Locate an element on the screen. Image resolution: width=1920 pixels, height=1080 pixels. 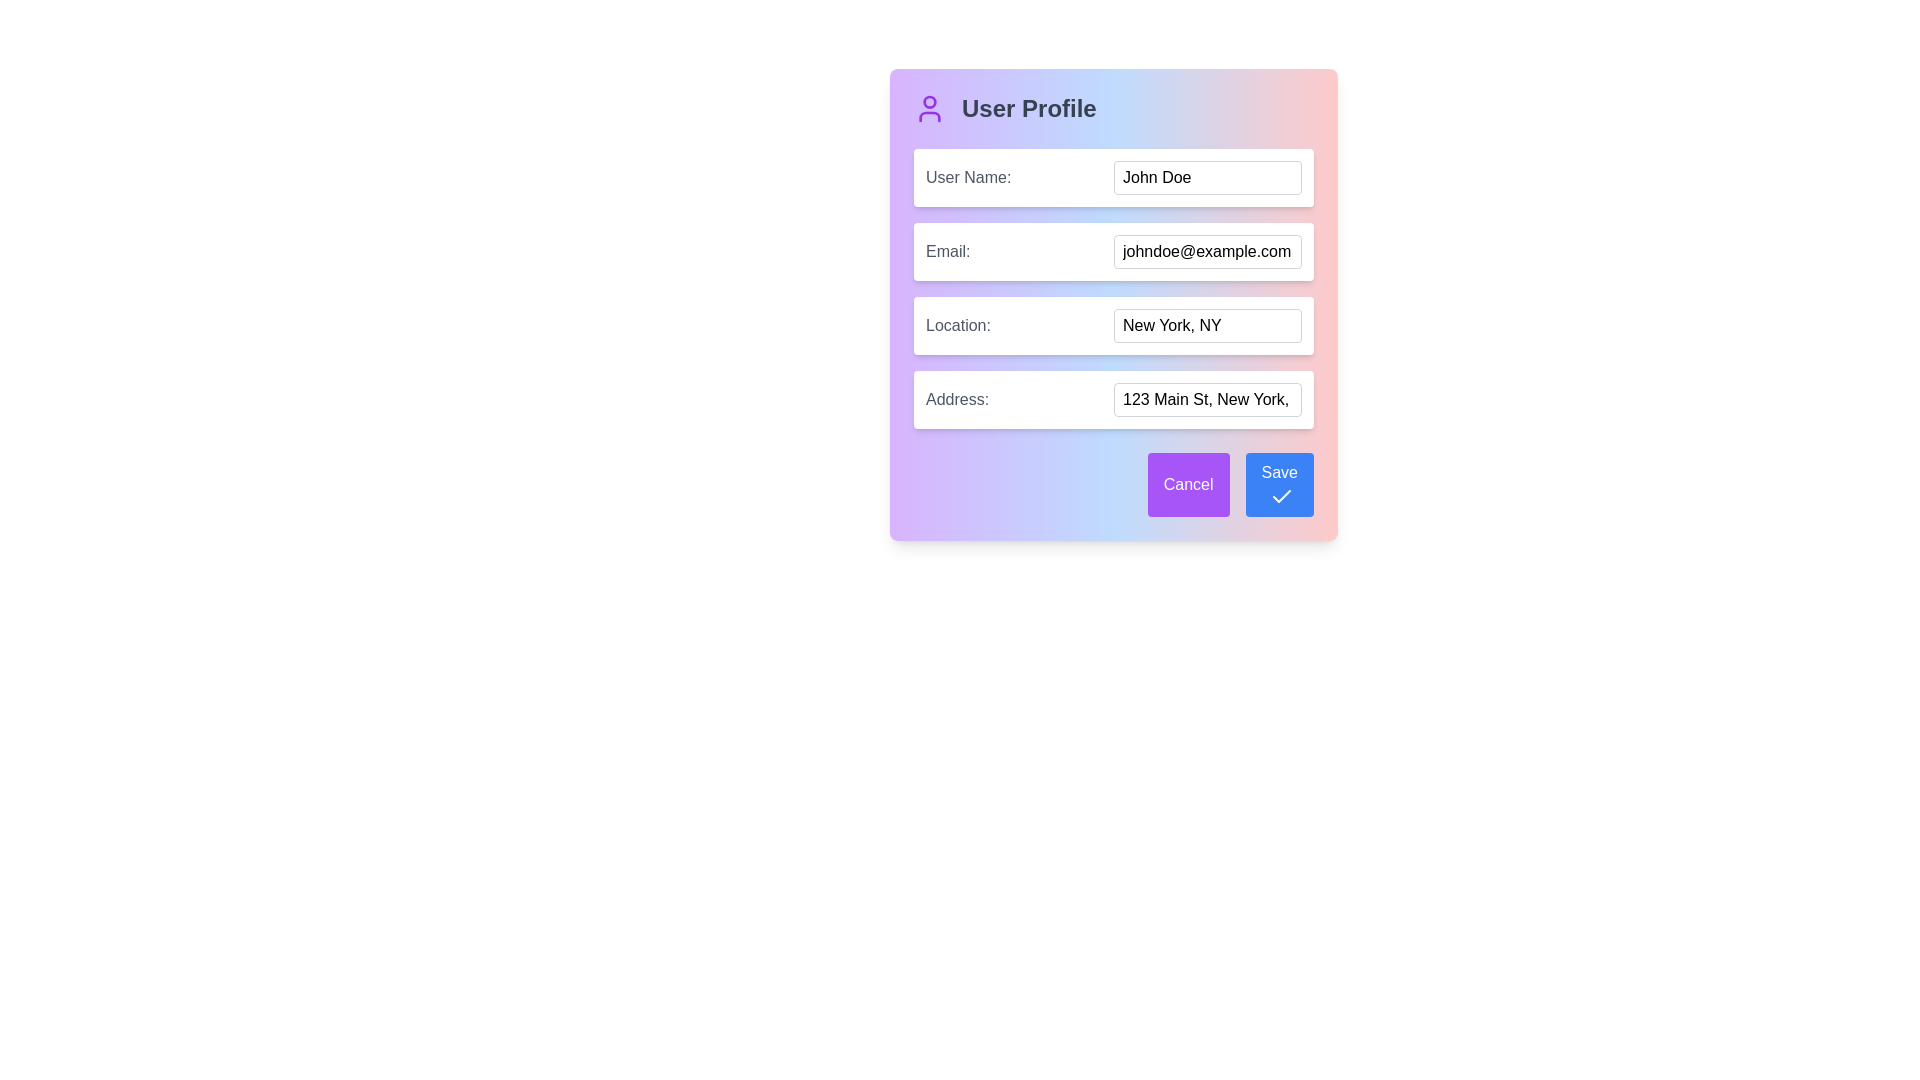
Text label that provides context for the associated input field labeled 'New York, NY' in the user profile editing panel is located at coordinates (957, 325).